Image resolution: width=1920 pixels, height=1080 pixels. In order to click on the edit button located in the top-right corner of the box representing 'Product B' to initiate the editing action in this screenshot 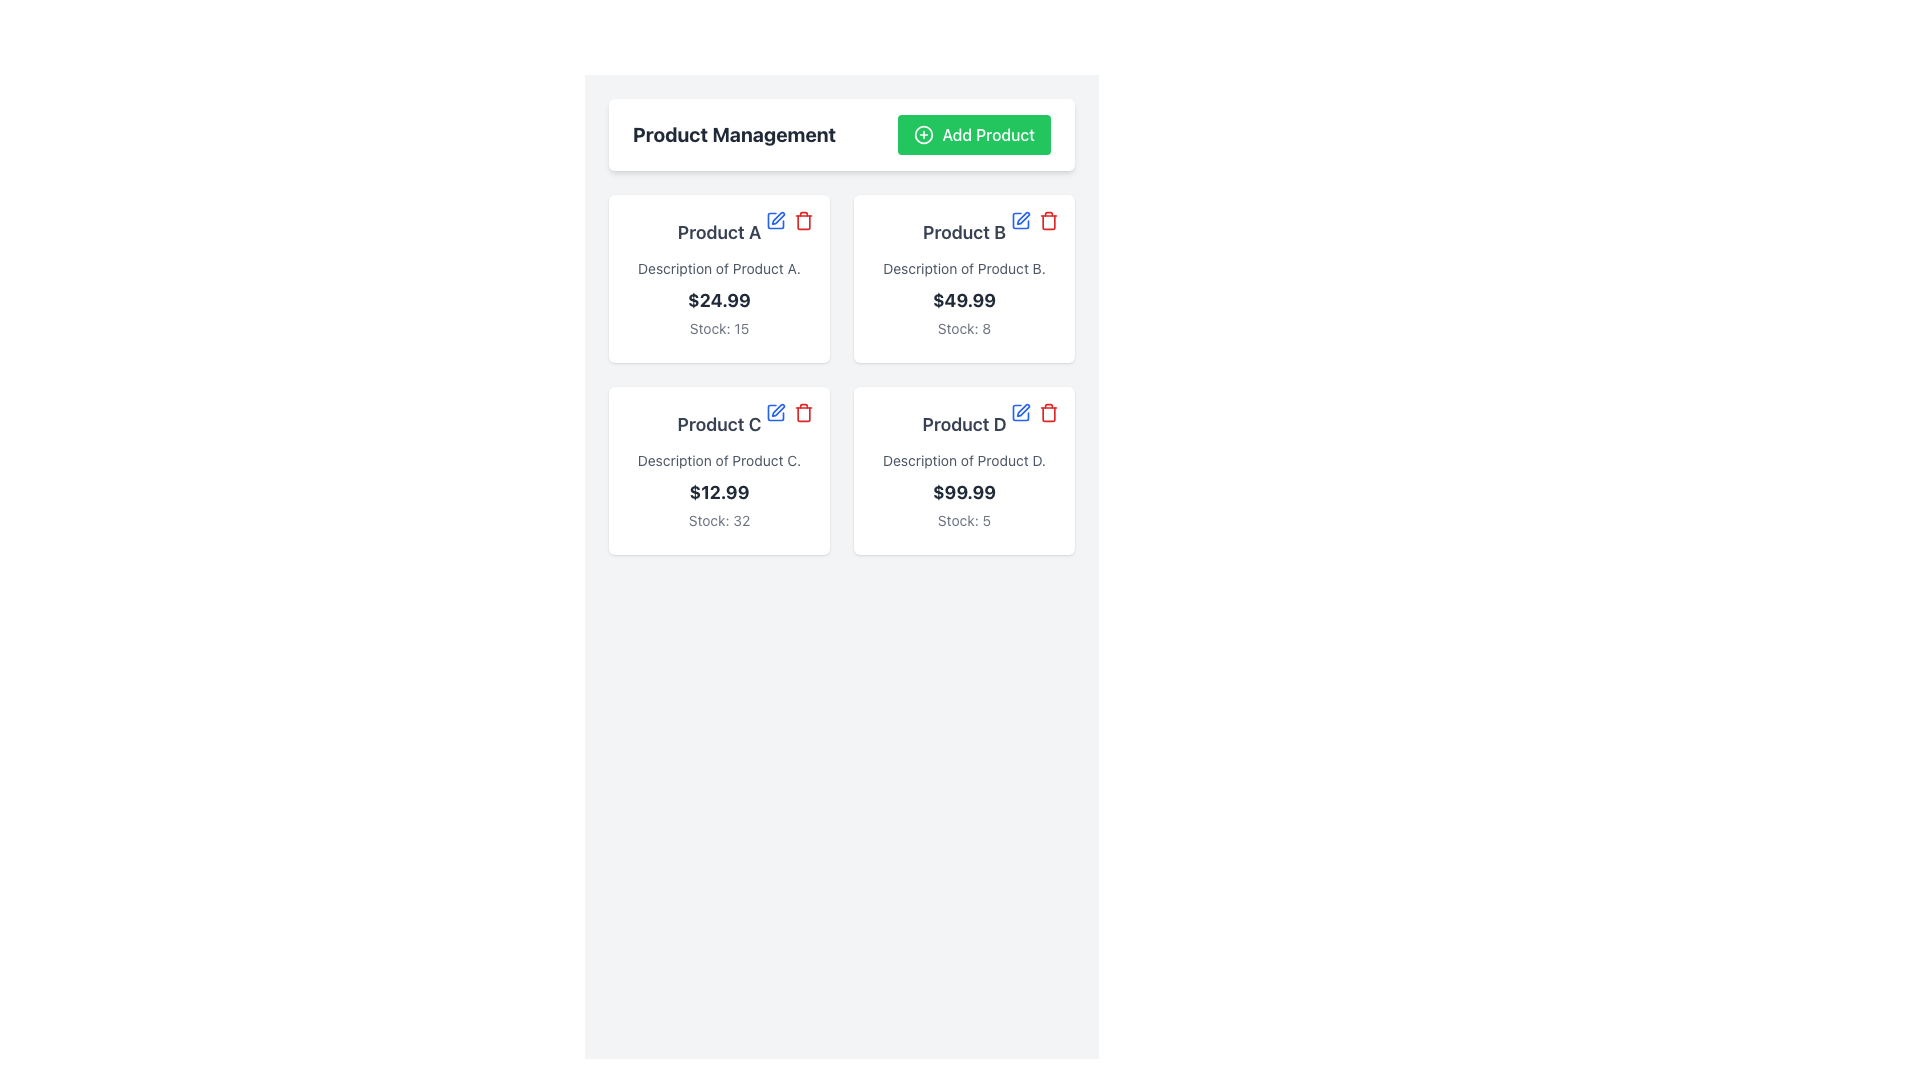, I will do `click(1021, 220)`.